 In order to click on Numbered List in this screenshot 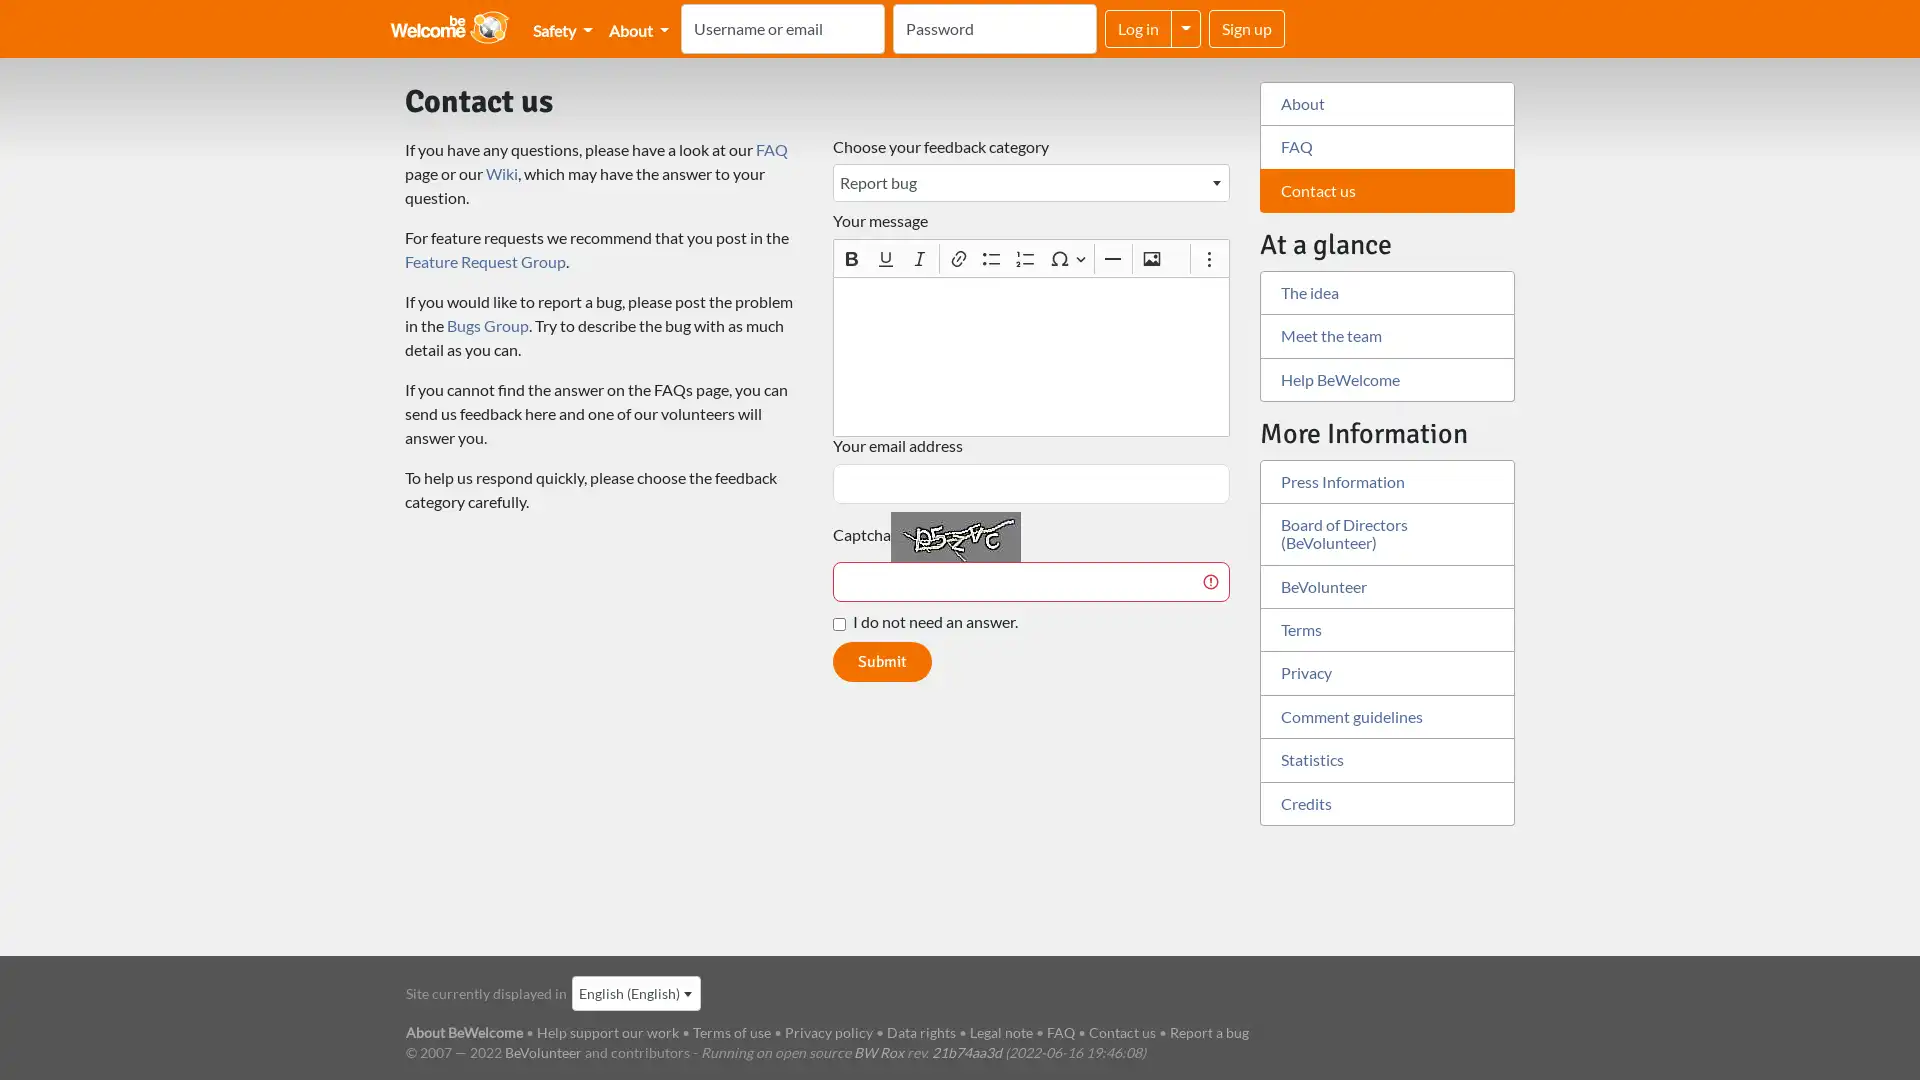, I will do `click(1026, 257)`.